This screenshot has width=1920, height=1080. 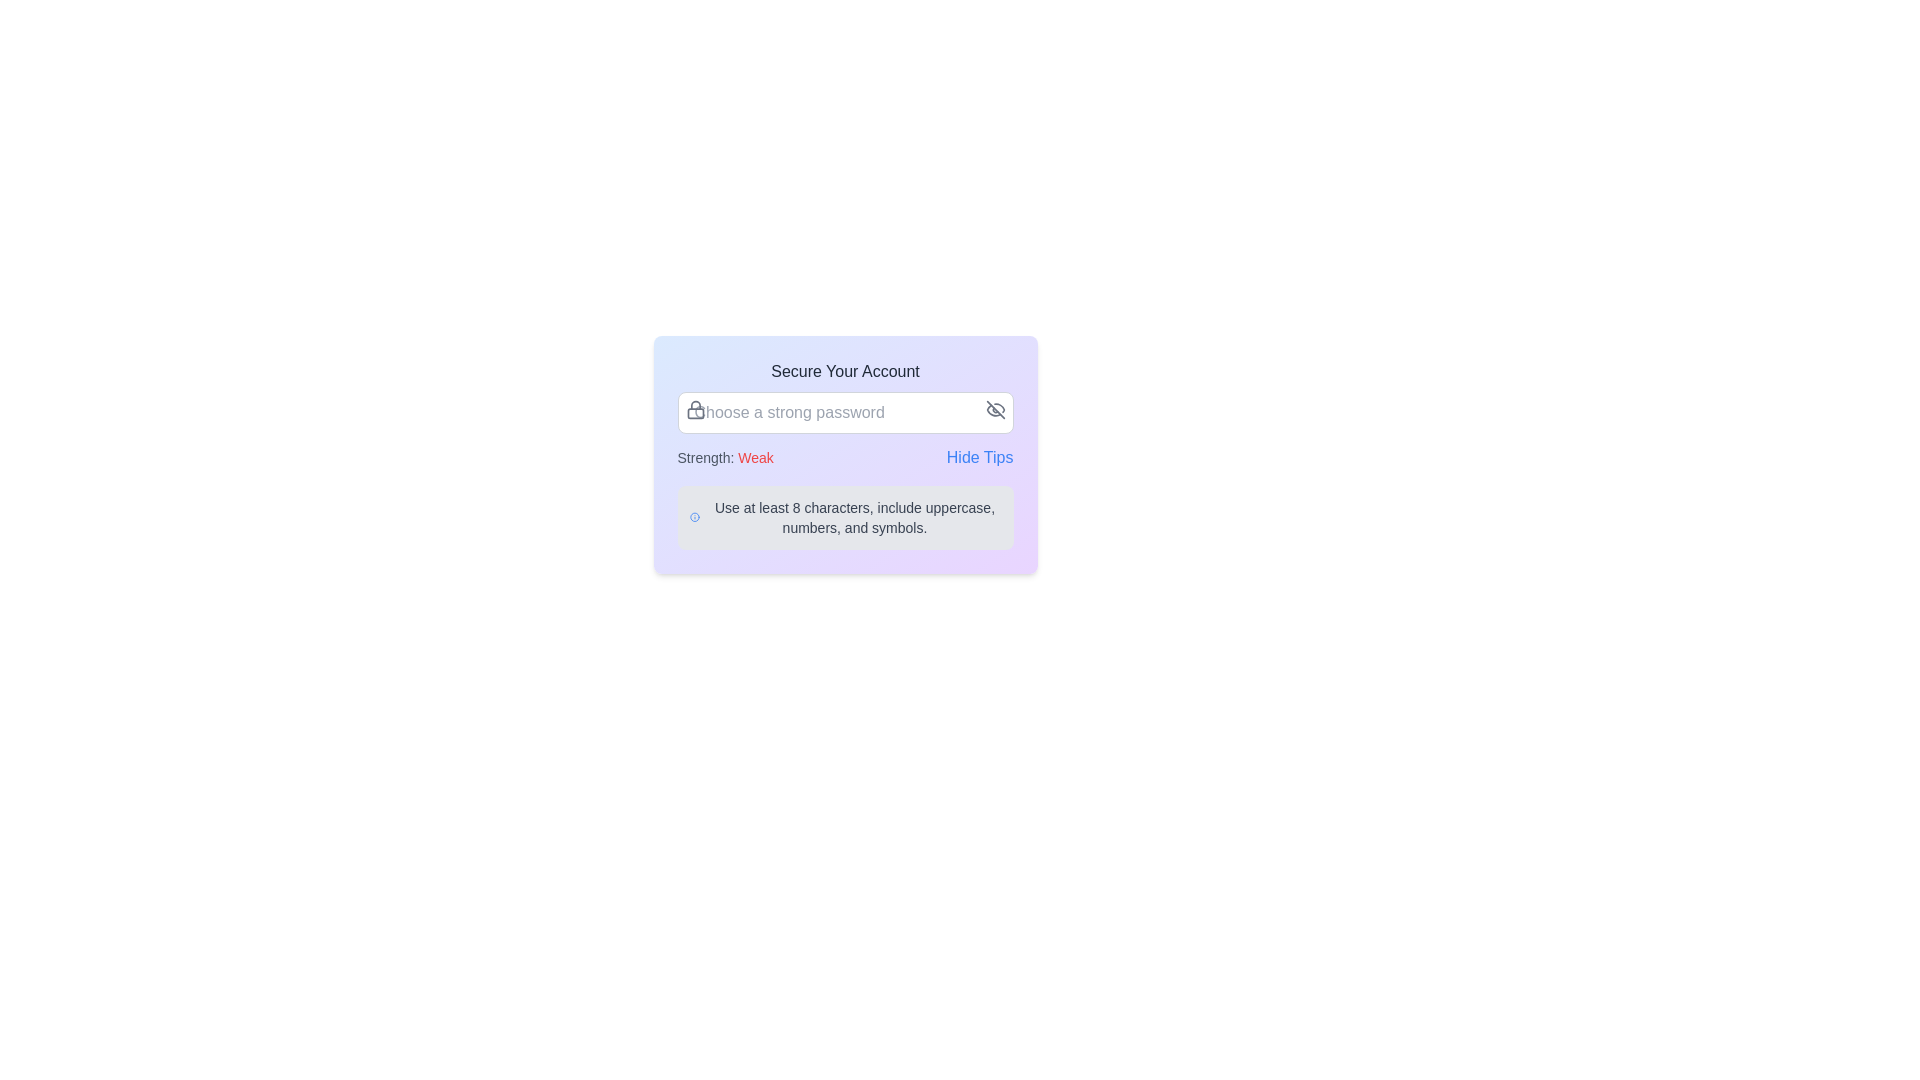 What do you see at coordinates (845, 411) in the screenshot?
I see `the text input field styled with a rounded border that has a placeholder text 'Choose a strong password'` at bounding box center [845, 411].